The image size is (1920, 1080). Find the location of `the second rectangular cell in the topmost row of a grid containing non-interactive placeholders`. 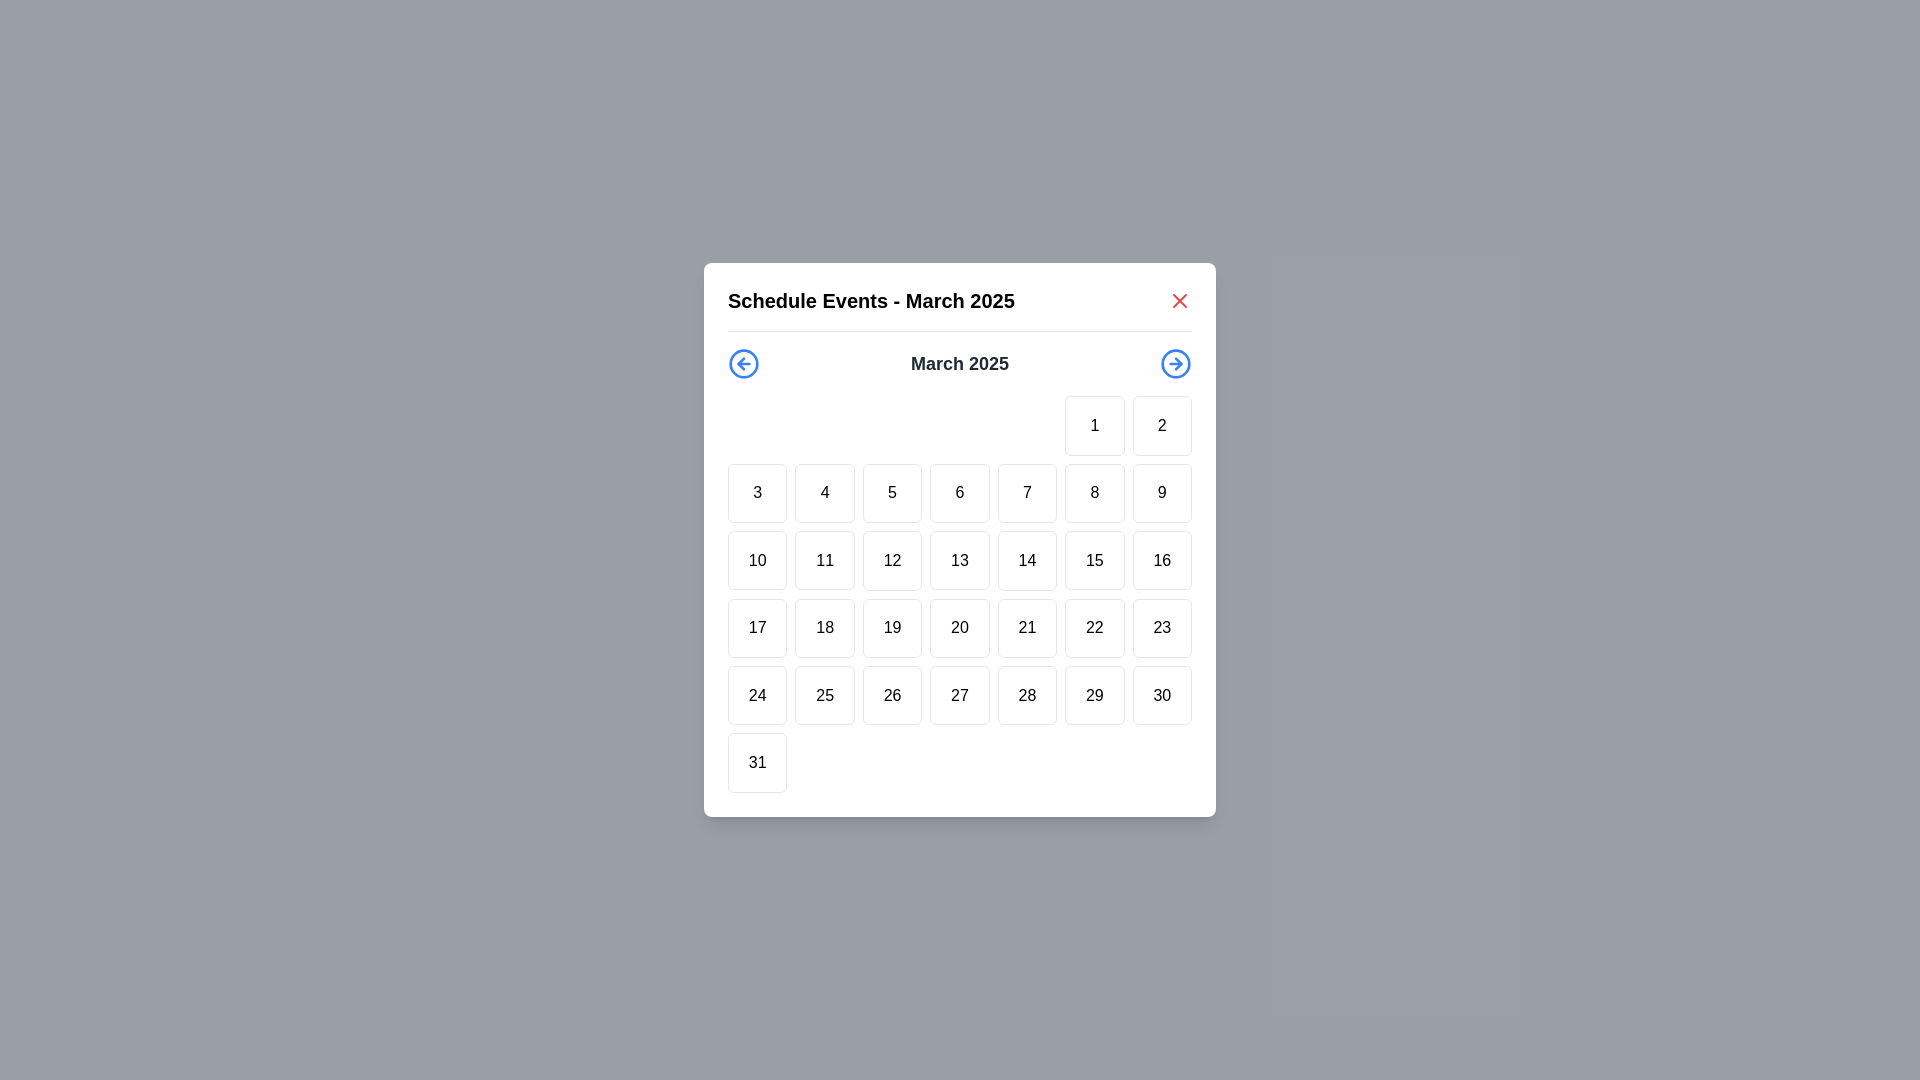

the second rectangular cell in the topmost row of a grid containing non-interactive placeholders is located at coordinates (825, 424).